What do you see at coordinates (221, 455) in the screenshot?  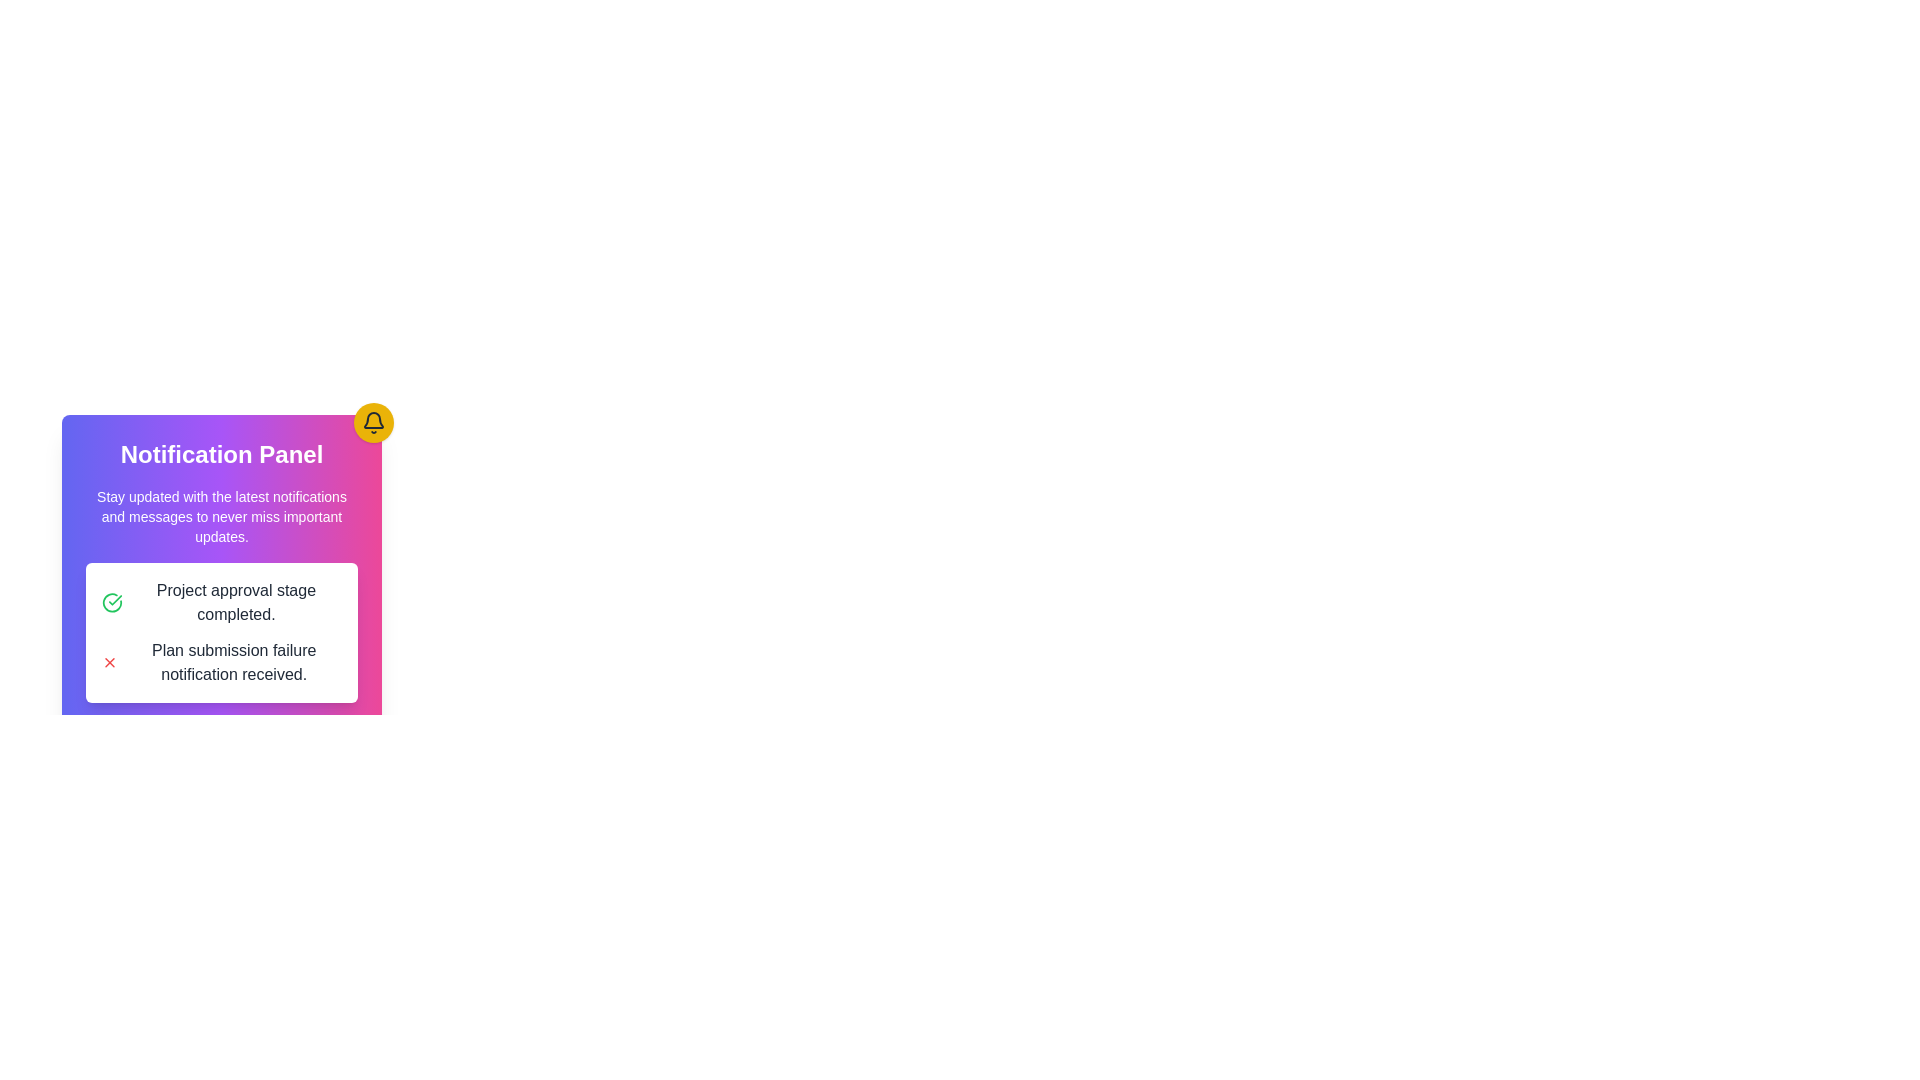 I see `the 'Notification Panel' section header, which is styled in bold and large font, located at the top of the gradient-filled notification card` at bounding box center [221, 455].